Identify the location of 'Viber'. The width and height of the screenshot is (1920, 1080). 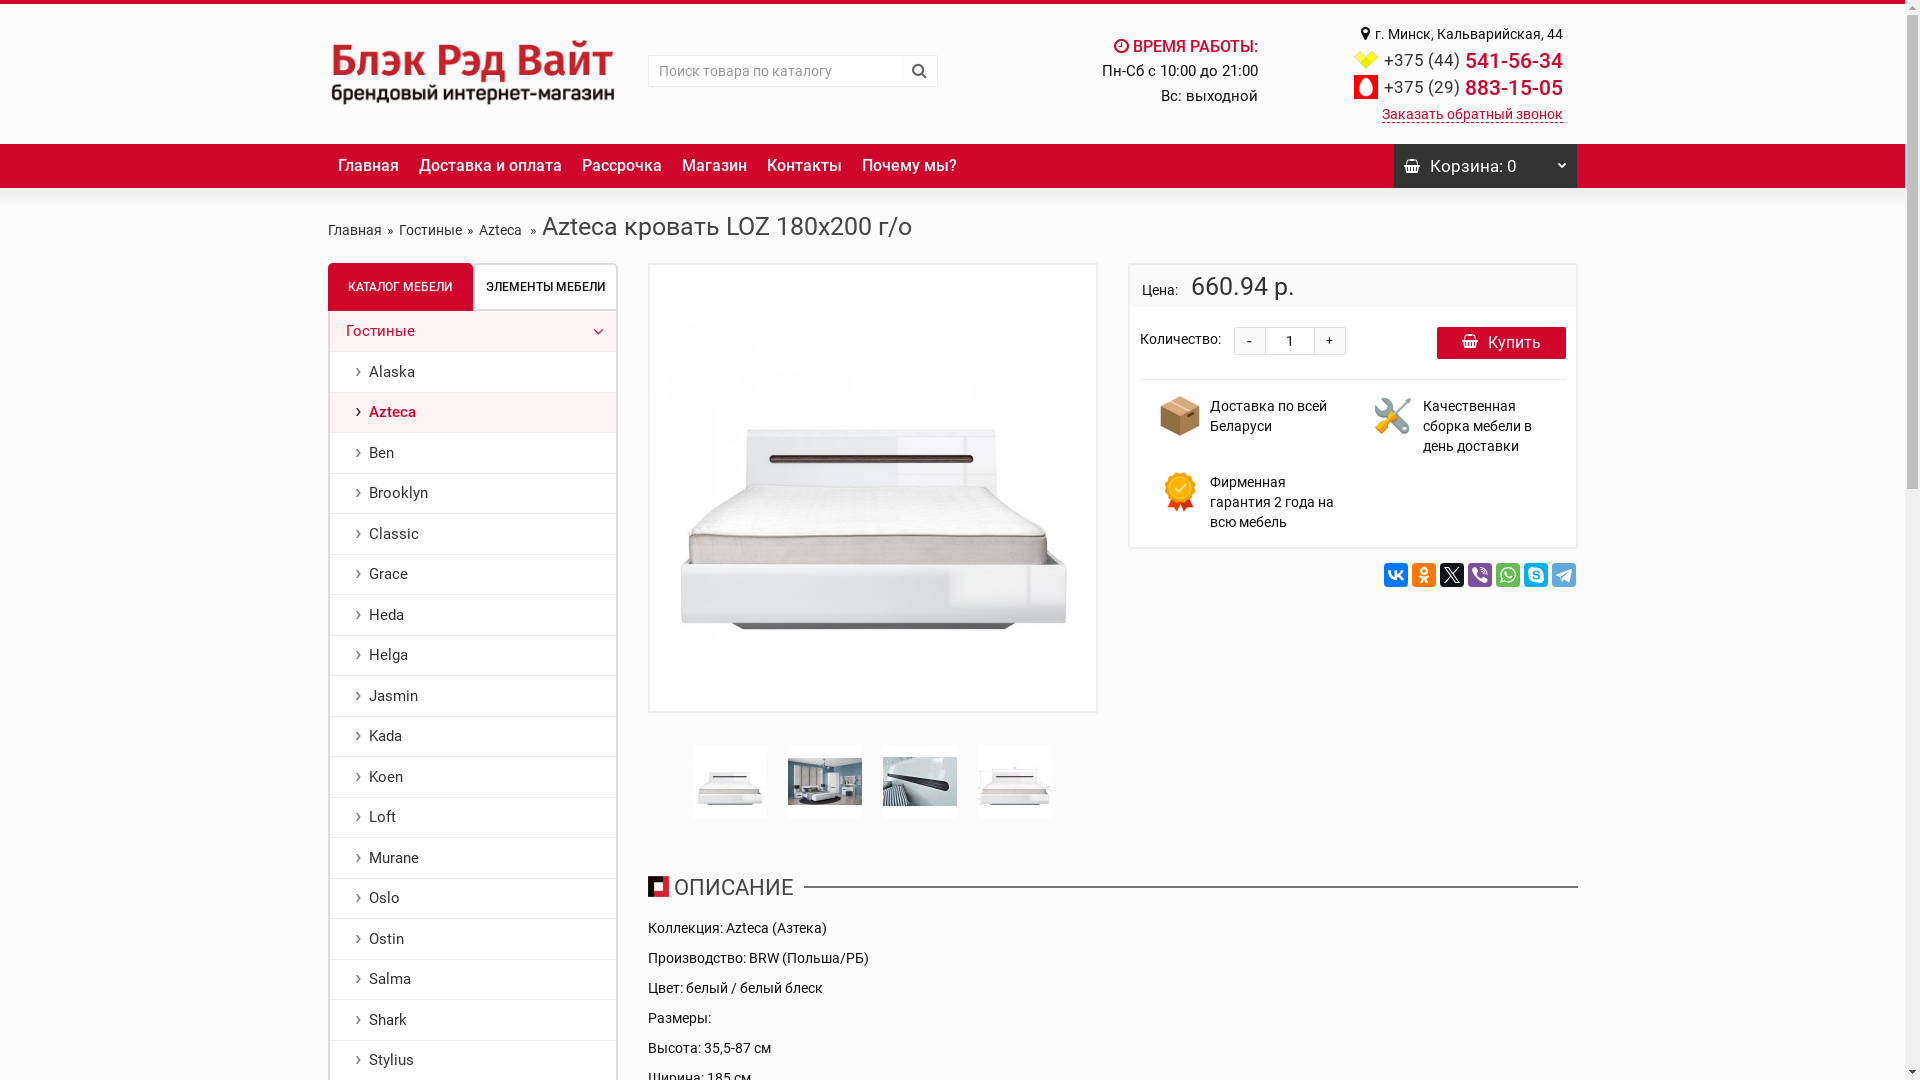
(1479, 574).